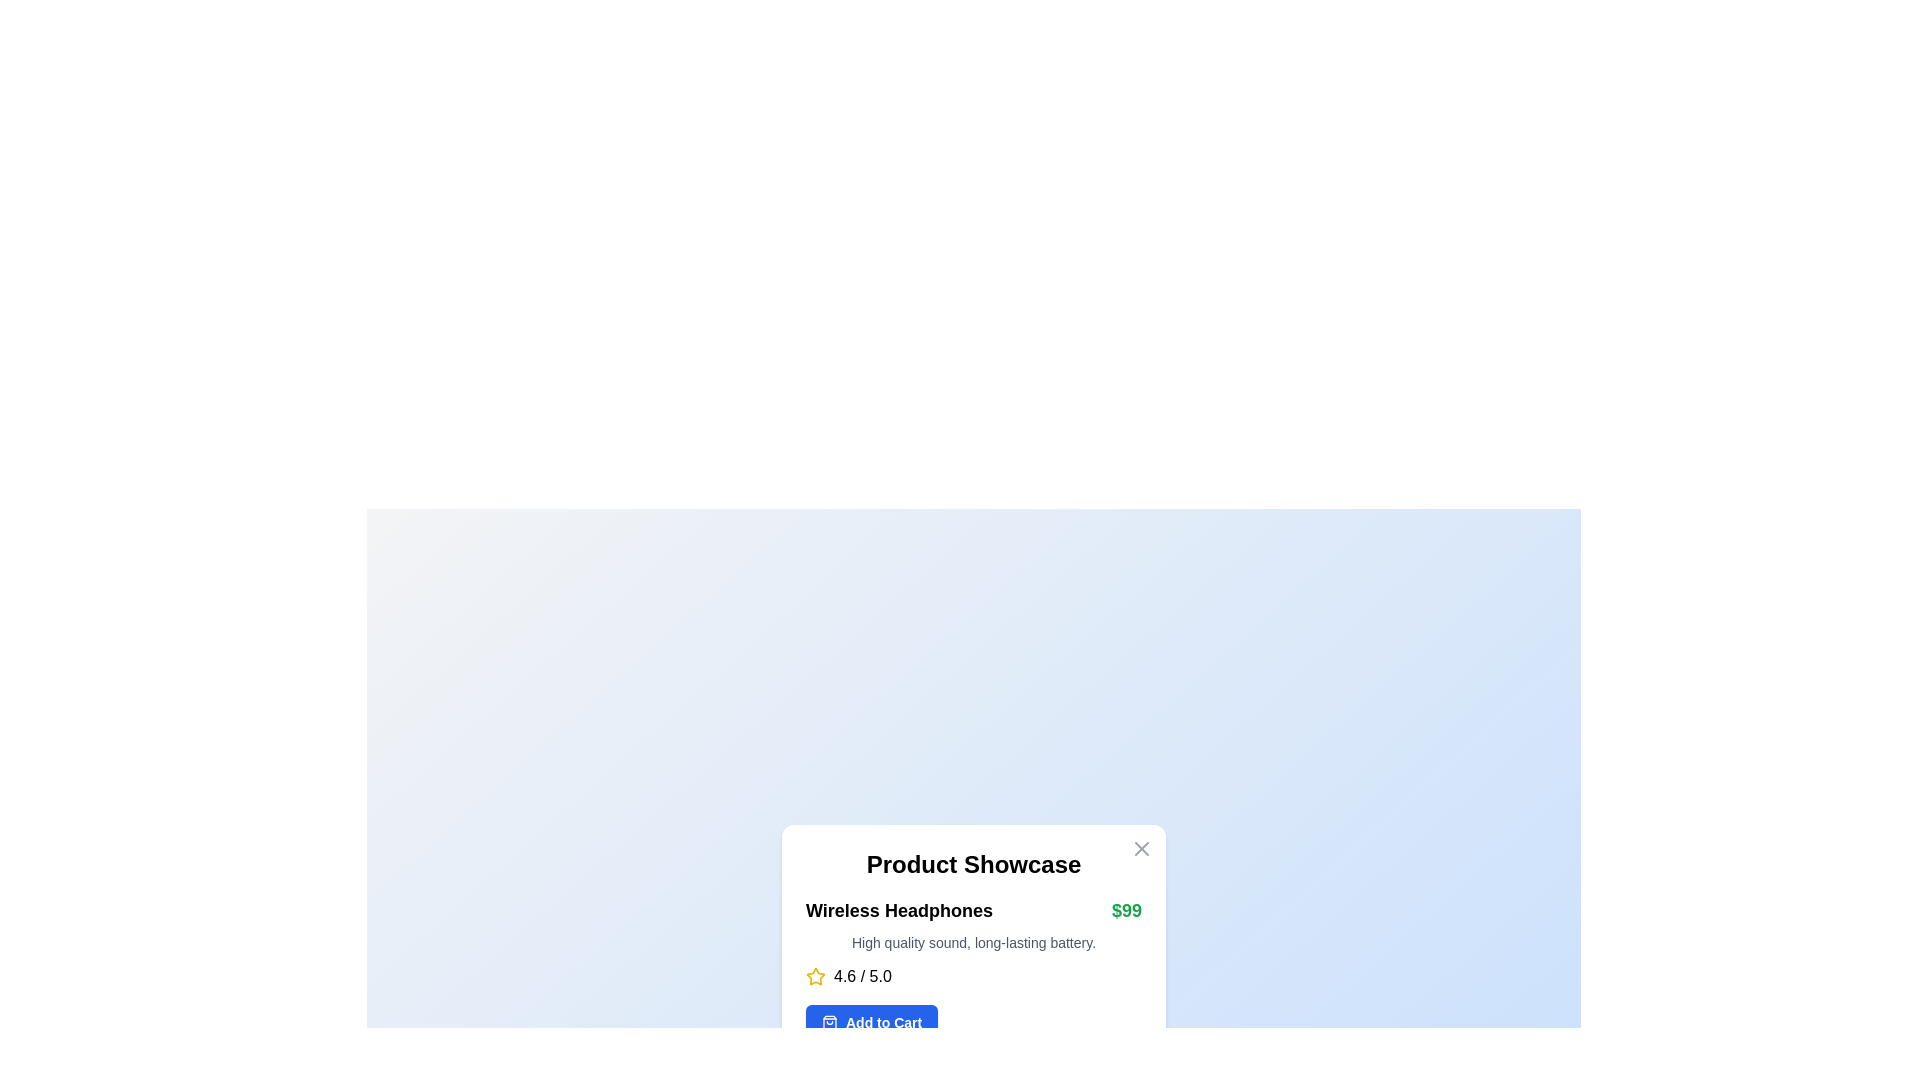 The height and width of the screenshot is (1080, 1920). I want to click on the shopping bag icon located to the left of the 'Add to Cart' text within the blue button area, so click(830, 1022).